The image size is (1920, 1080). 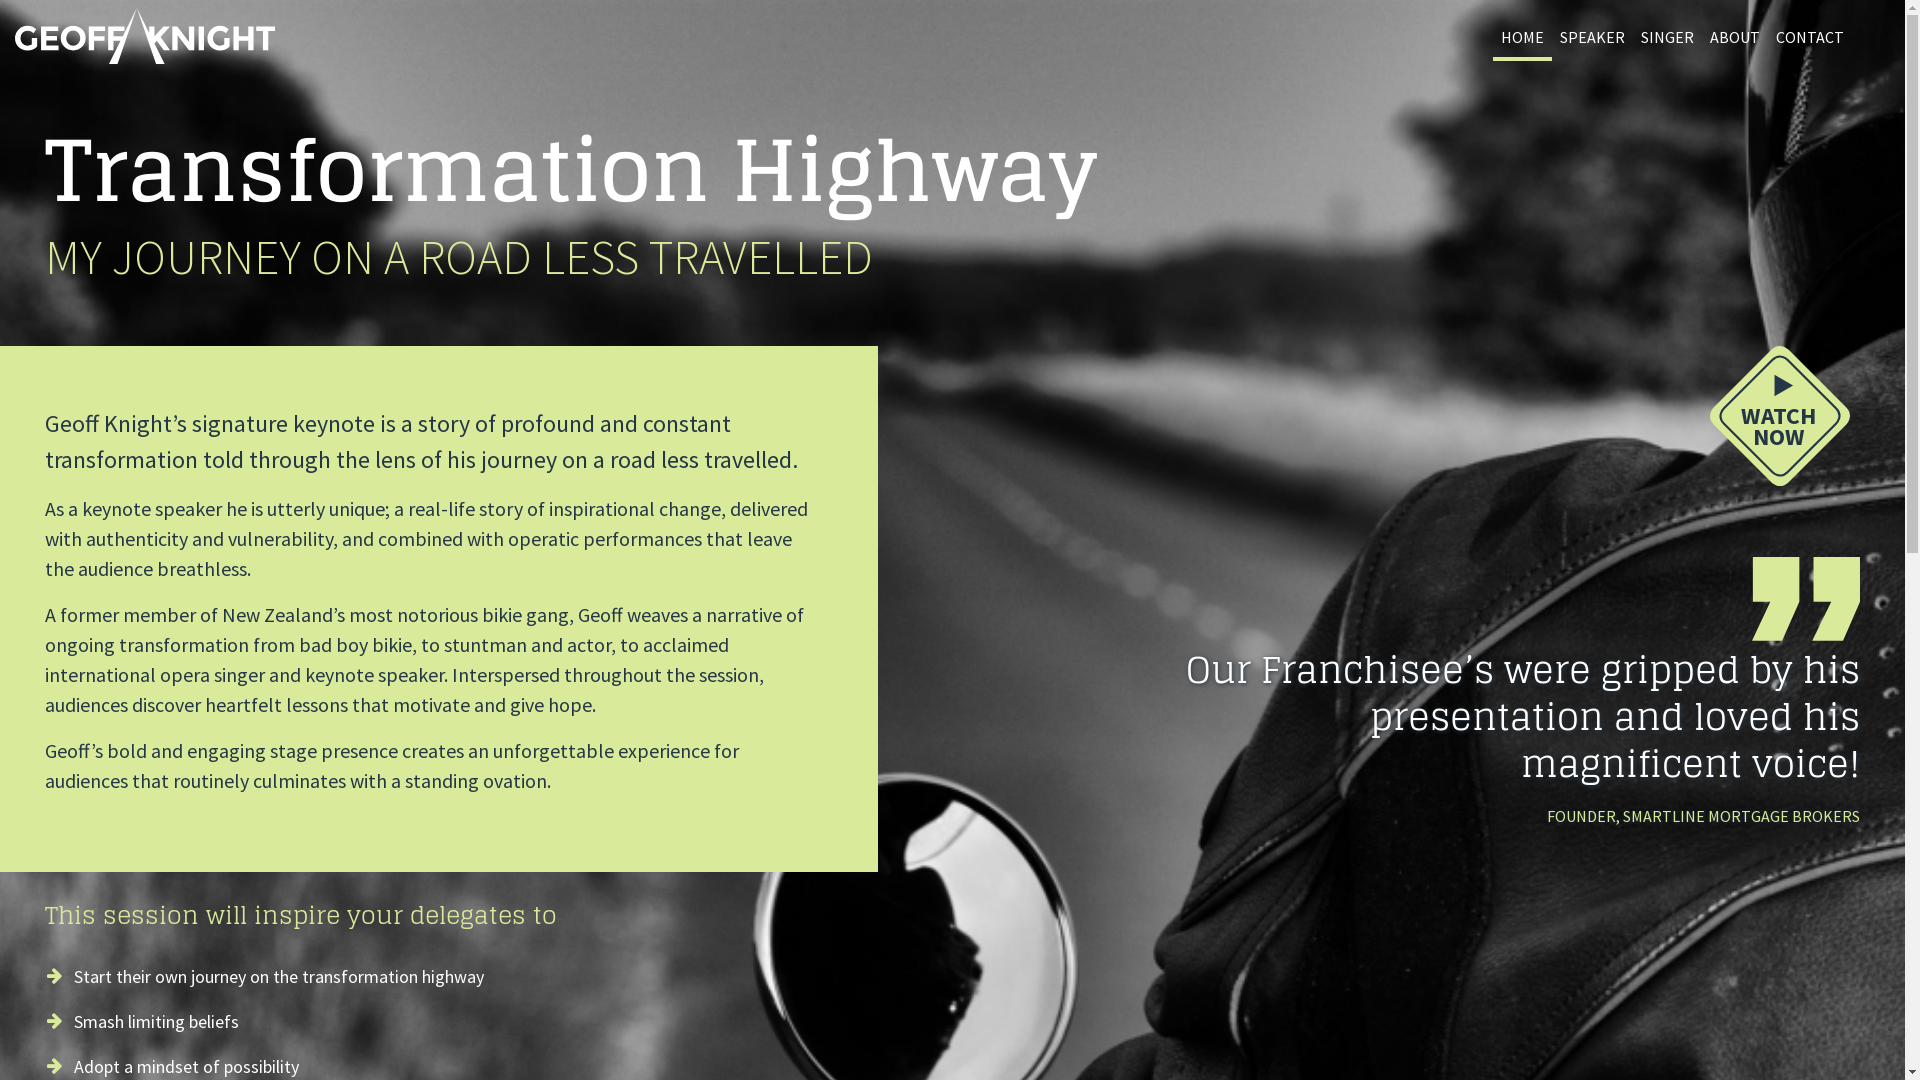 I want to click on 'ABOUT', so click(x=1733, y=38).